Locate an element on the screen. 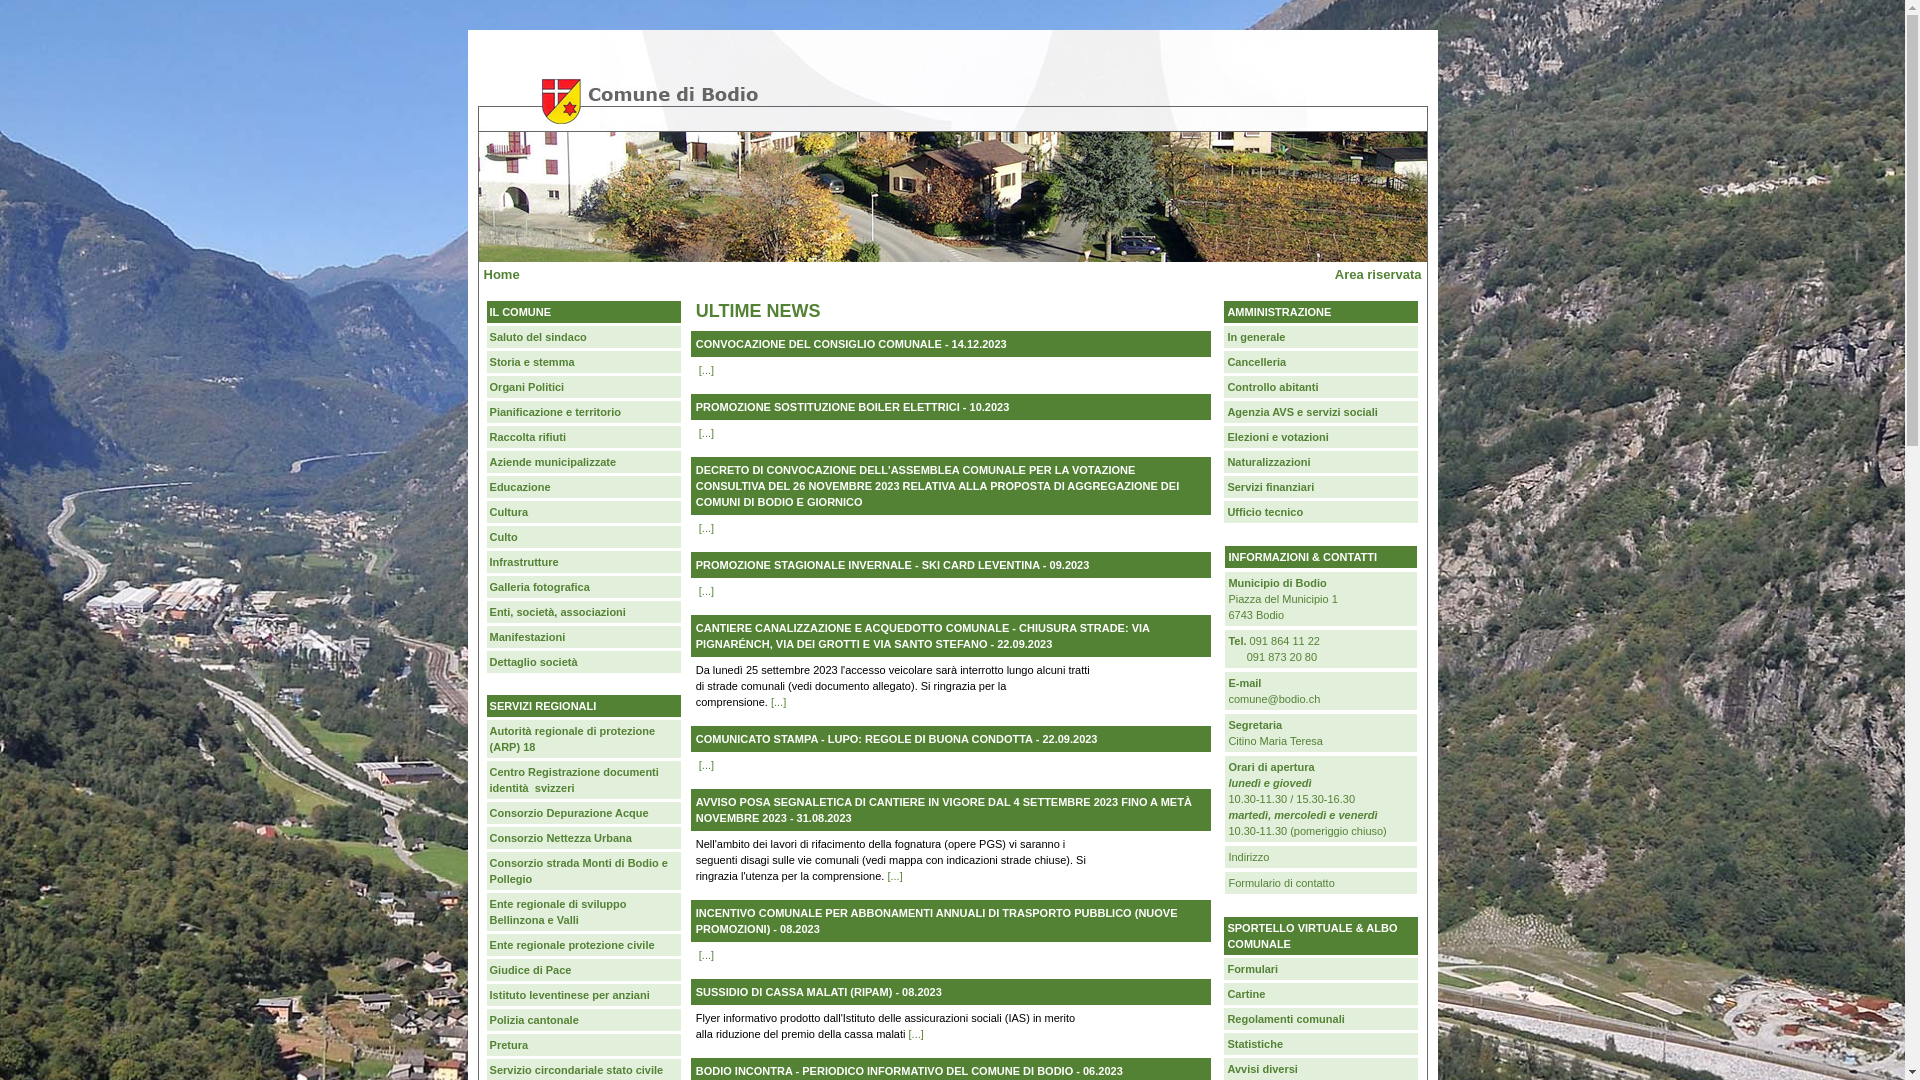  'comune@bodio.ch' is located at coordinates (1272, 697).